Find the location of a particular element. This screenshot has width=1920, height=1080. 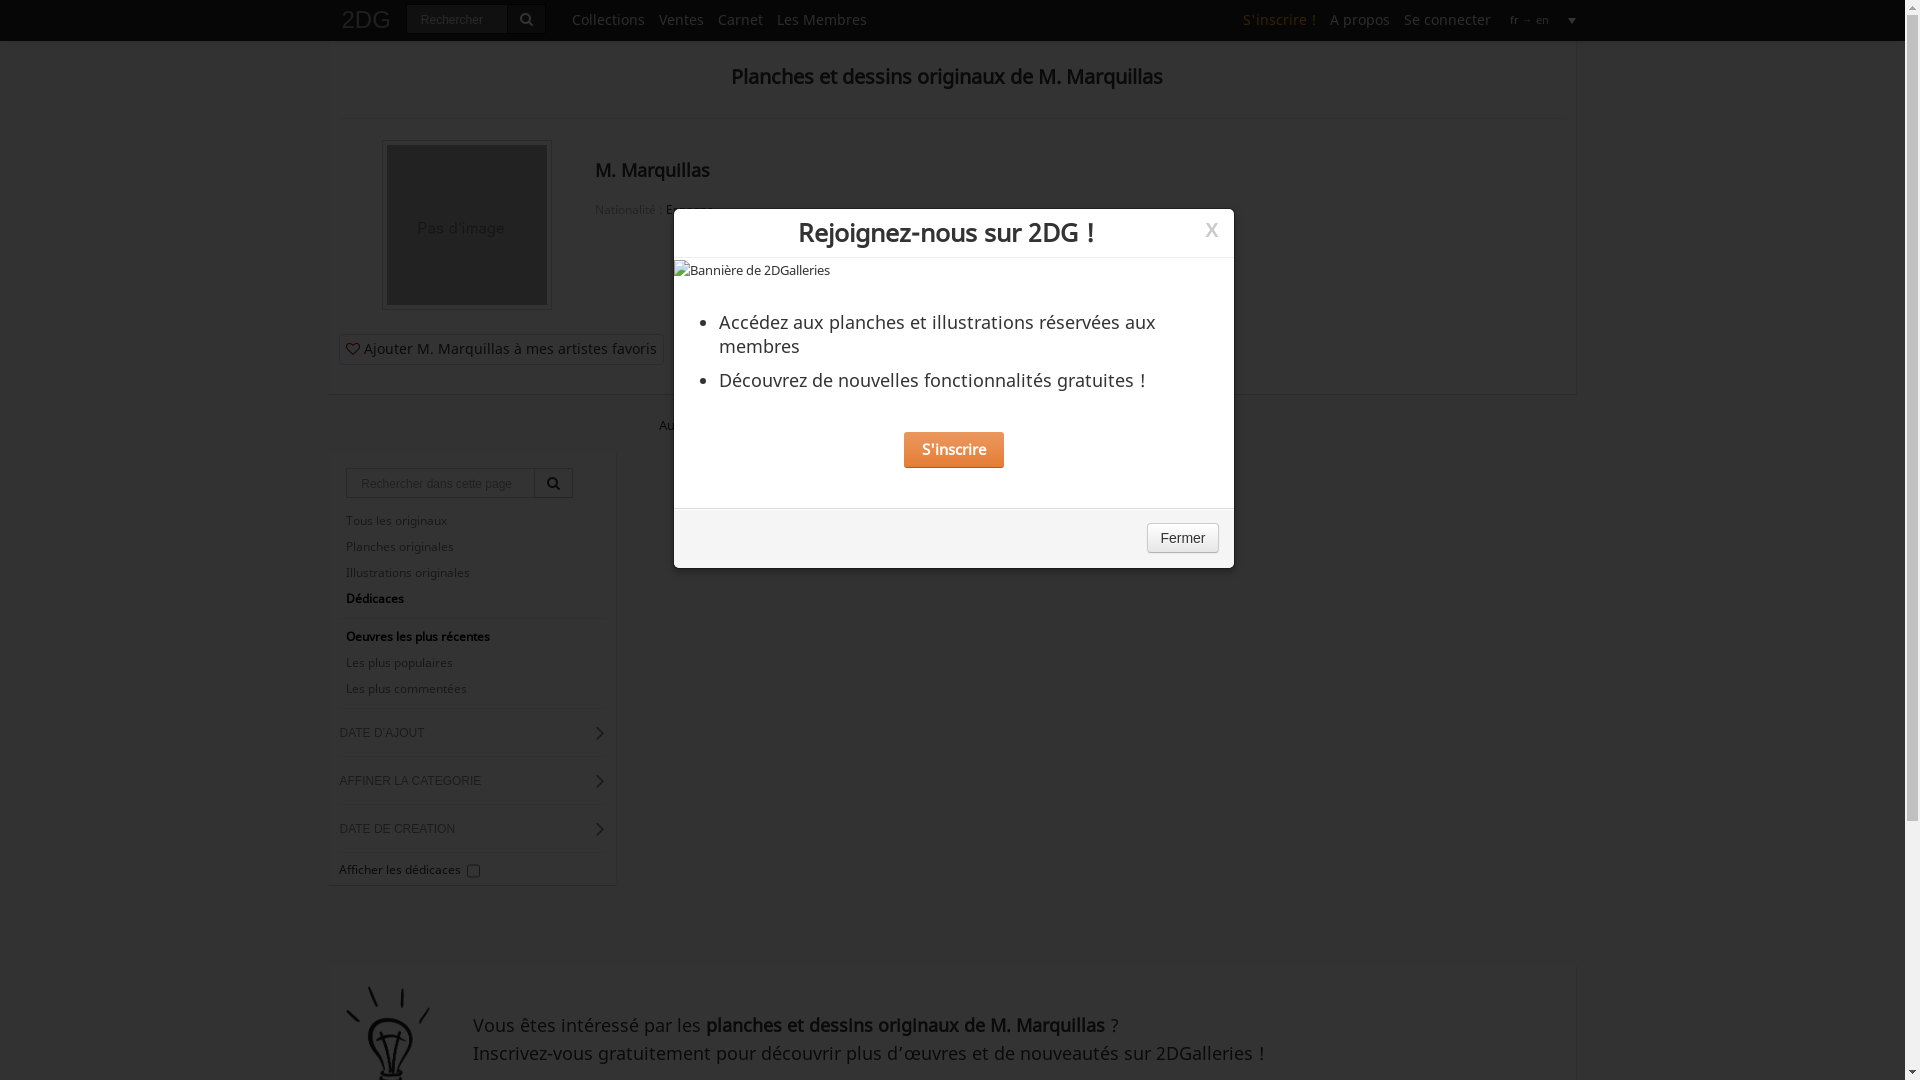

'Rechercher des originaux dans cette page' is located at coordinates (553, 482).